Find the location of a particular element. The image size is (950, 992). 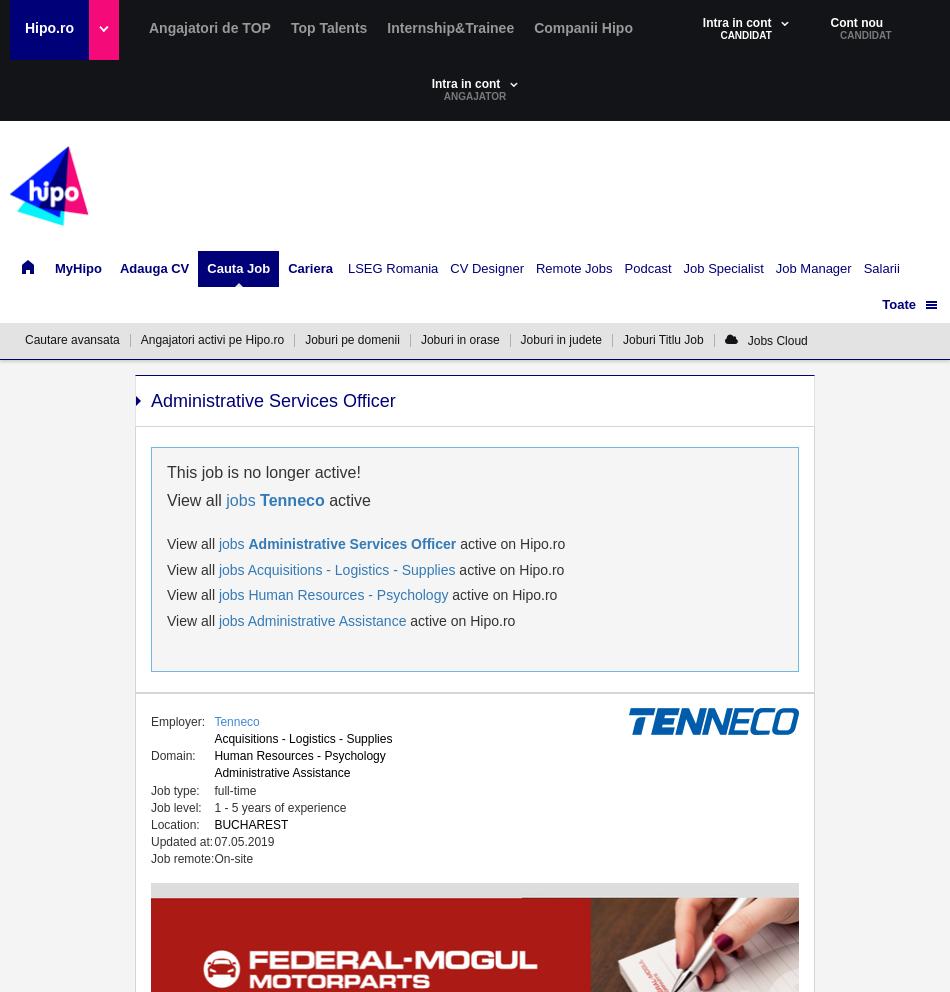

'Toate' is located at coordinates (897, 304).